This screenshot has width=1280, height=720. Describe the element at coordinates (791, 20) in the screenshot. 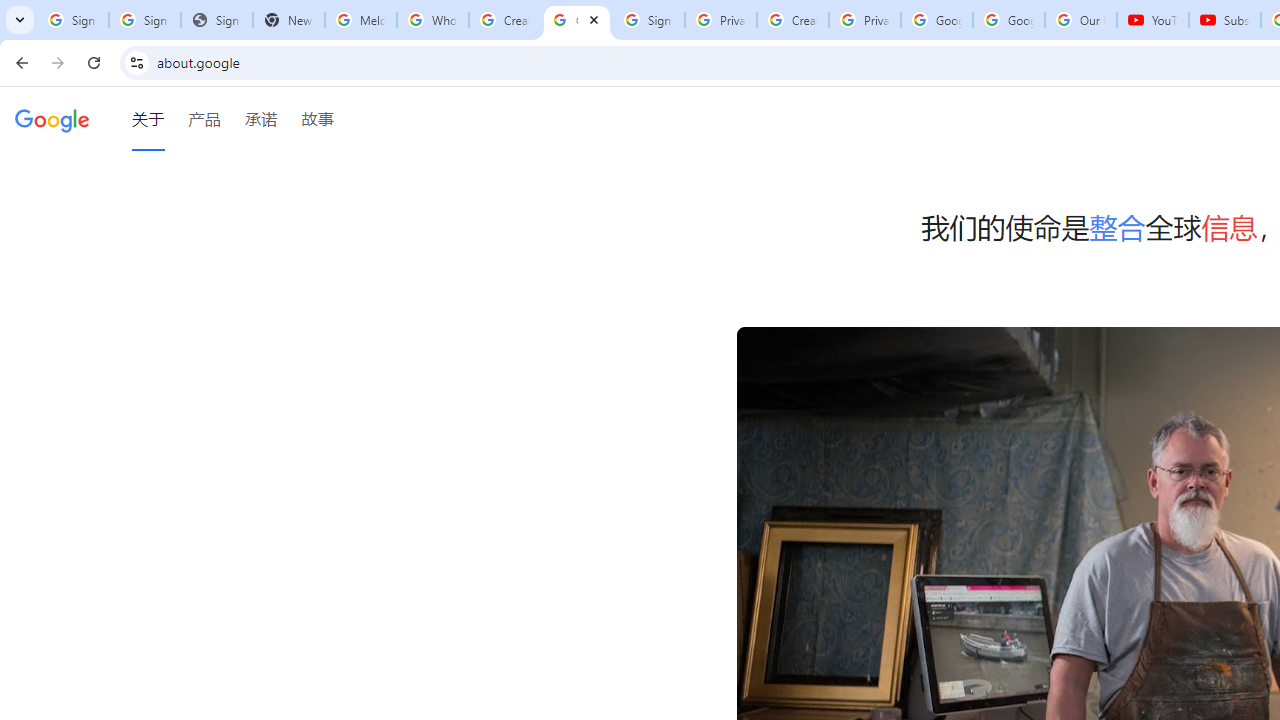

I see `'Create your Google Account'` at that location.